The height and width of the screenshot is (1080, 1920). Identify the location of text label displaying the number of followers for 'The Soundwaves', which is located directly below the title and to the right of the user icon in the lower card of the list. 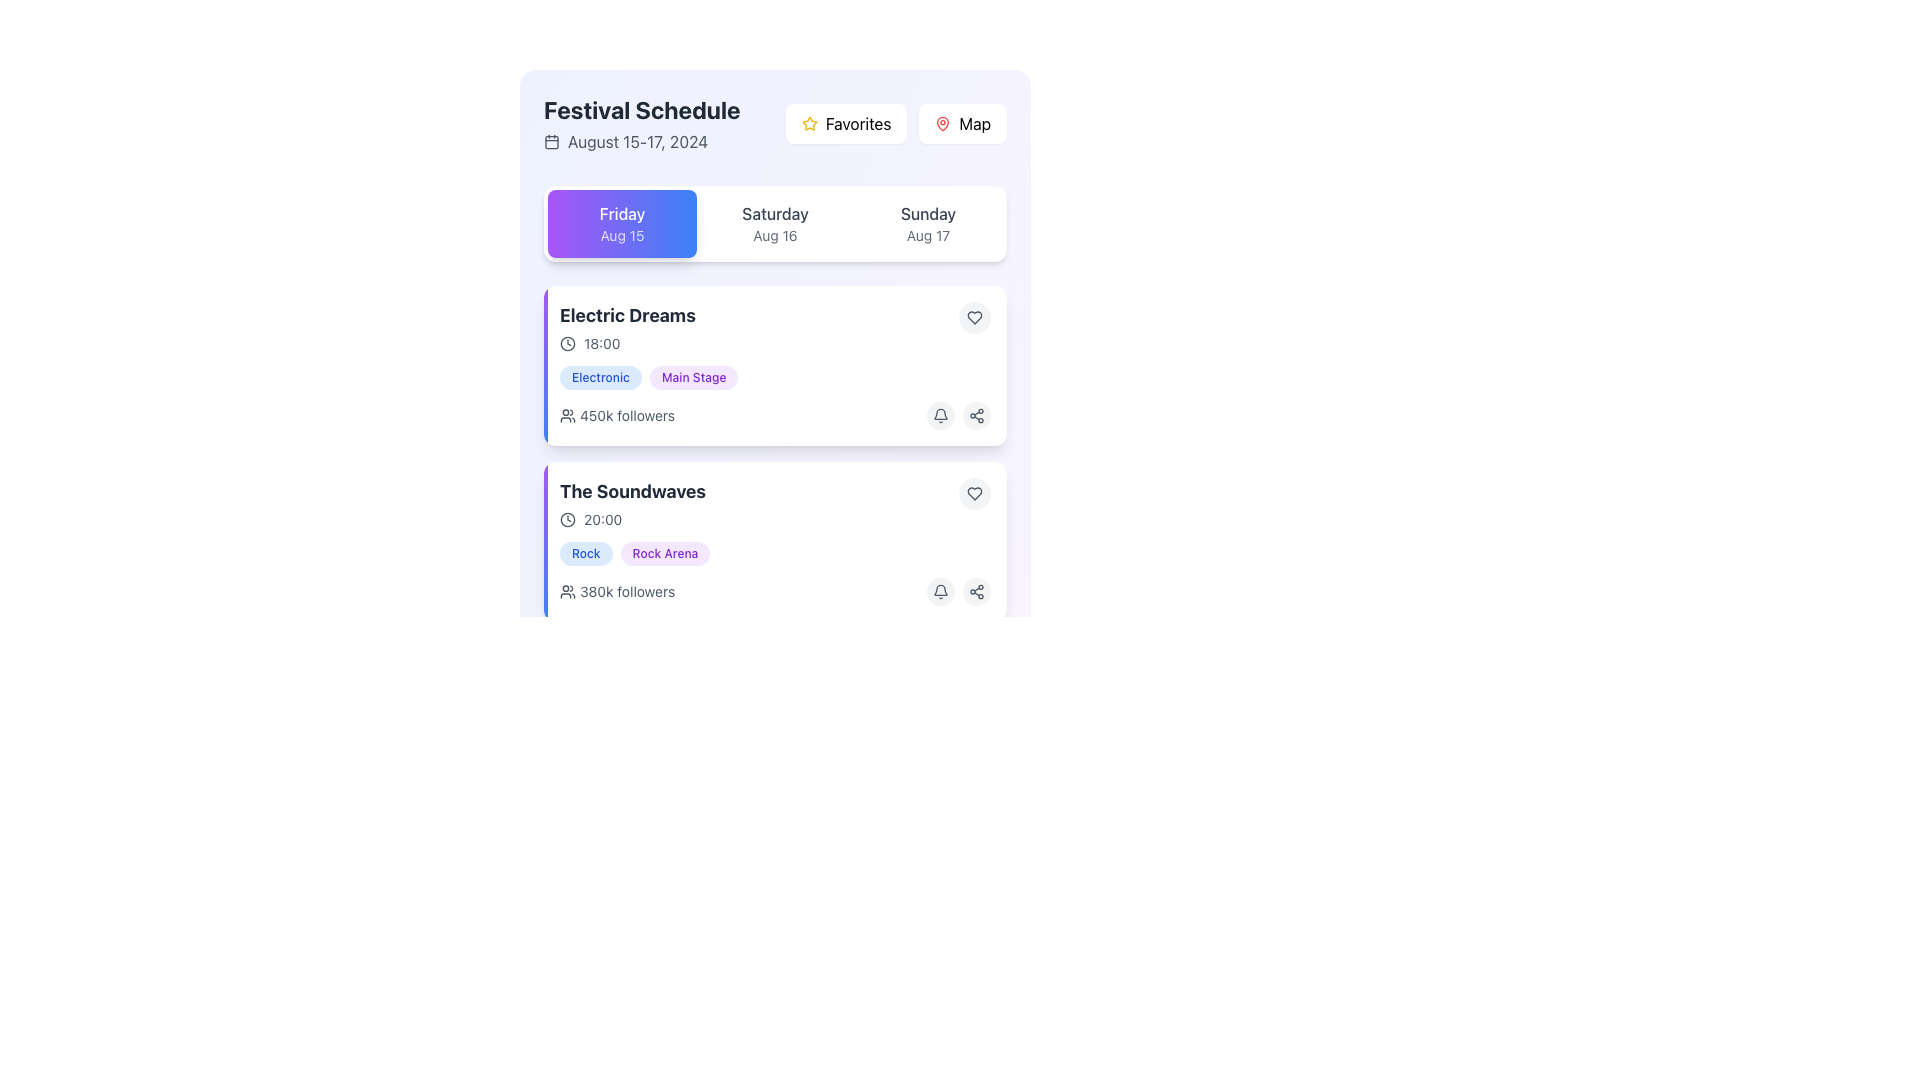
(626, 590).